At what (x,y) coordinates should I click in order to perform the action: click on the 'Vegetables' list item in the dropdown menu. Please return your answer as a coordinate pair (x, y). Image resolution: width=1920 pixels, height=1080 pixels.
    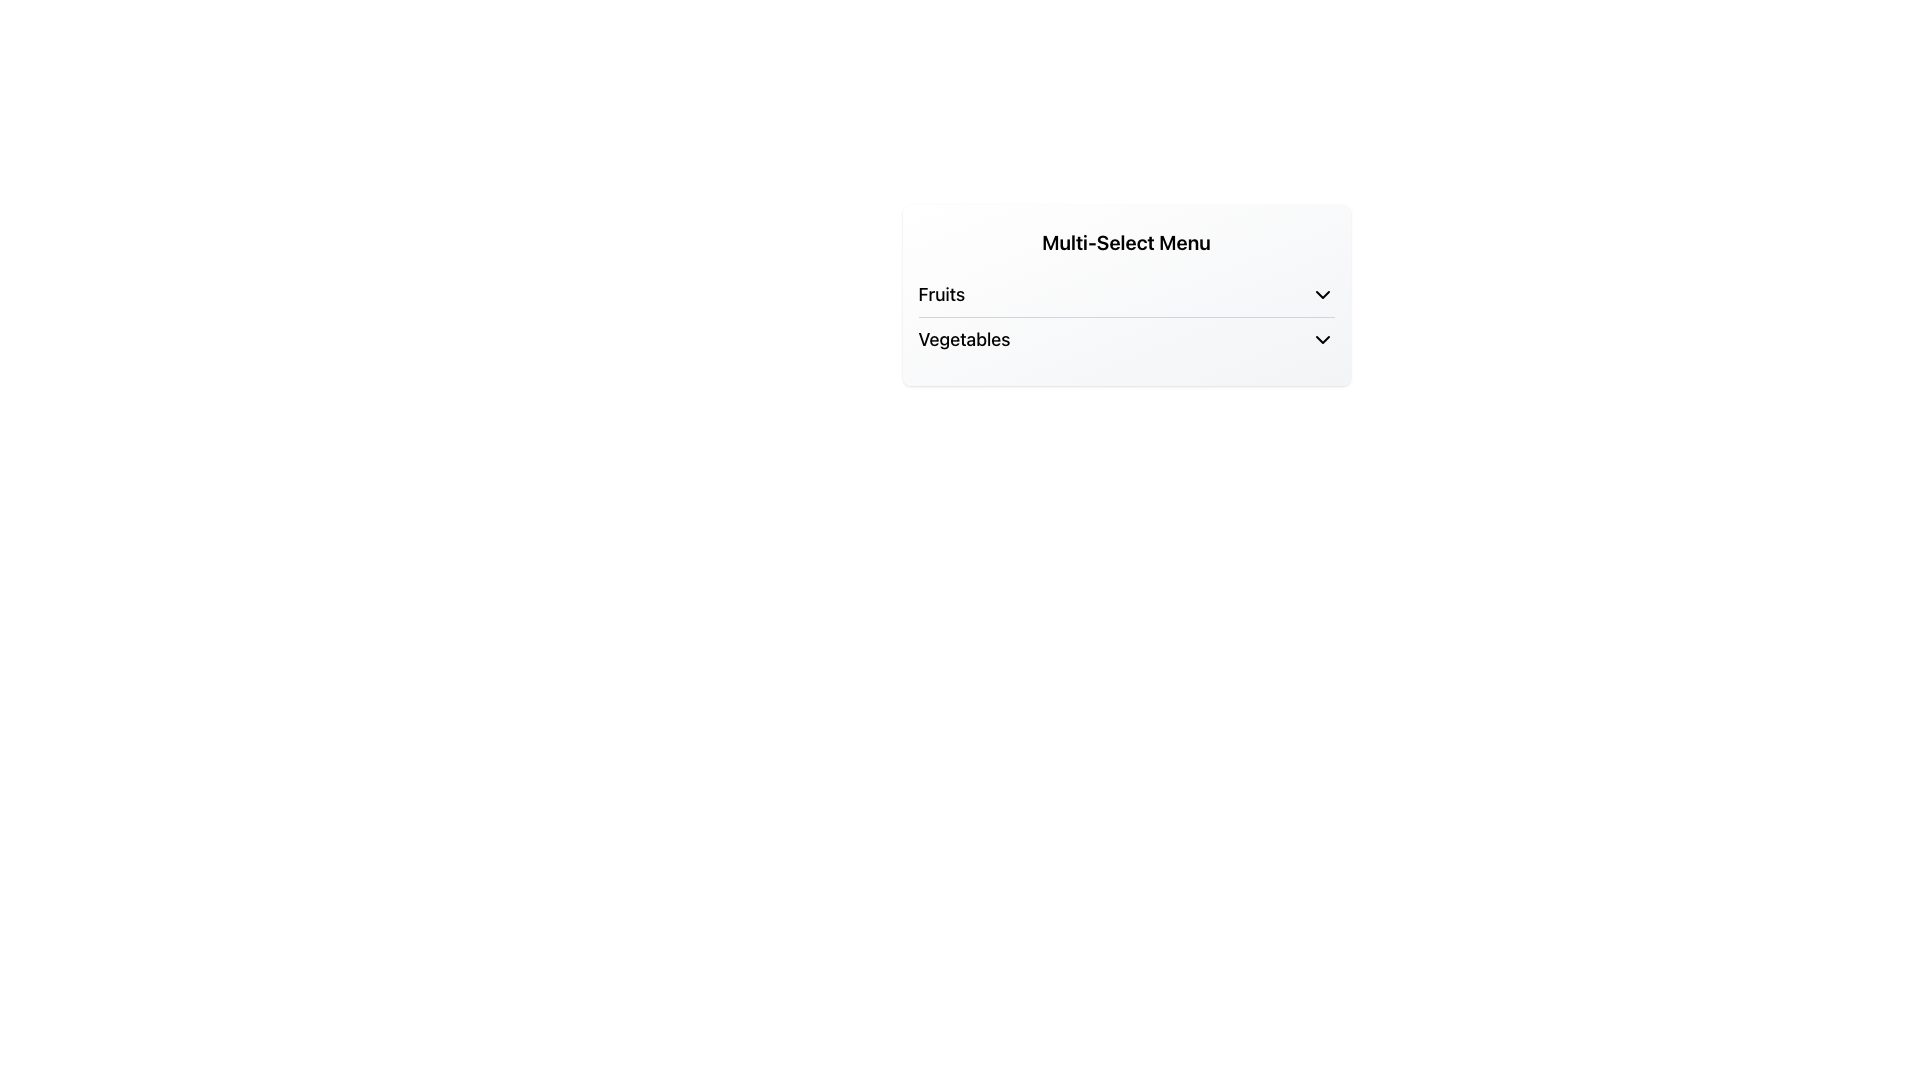
    Looking at the image, I should click on (1126, 338).